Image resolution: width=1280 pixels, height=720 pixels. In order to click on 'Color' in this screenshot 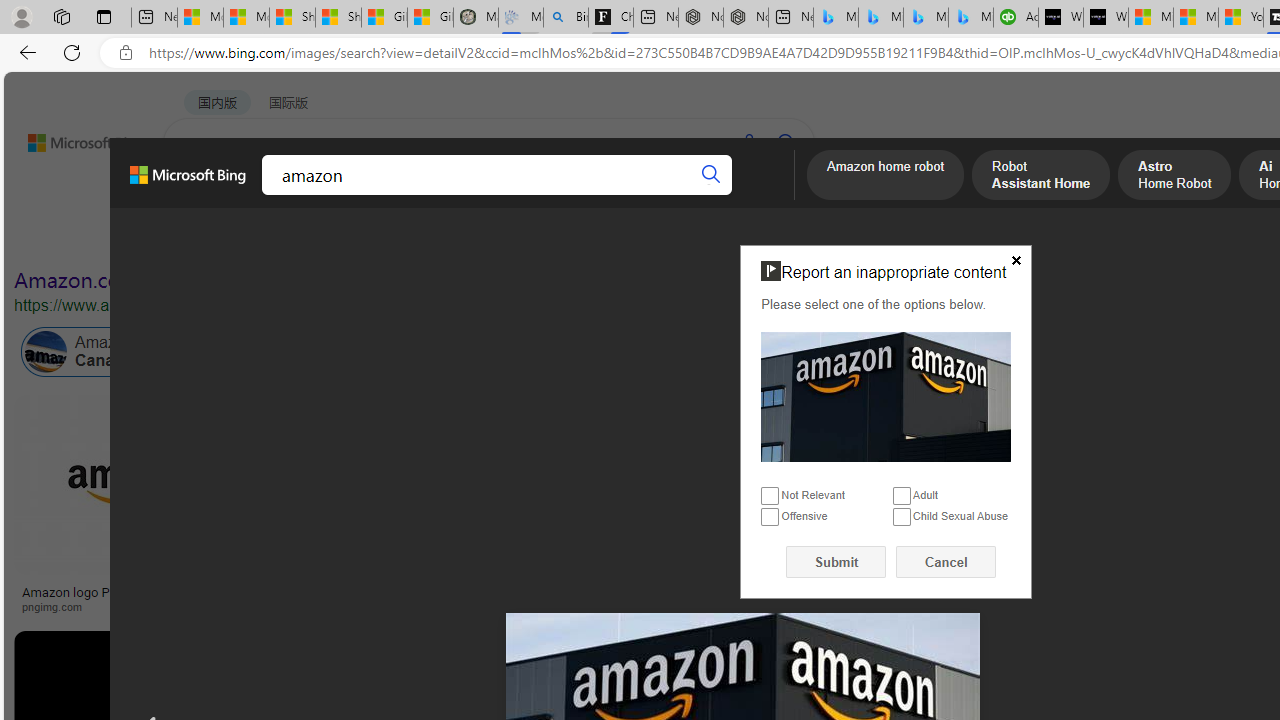, I will do `click(304, 236)`.